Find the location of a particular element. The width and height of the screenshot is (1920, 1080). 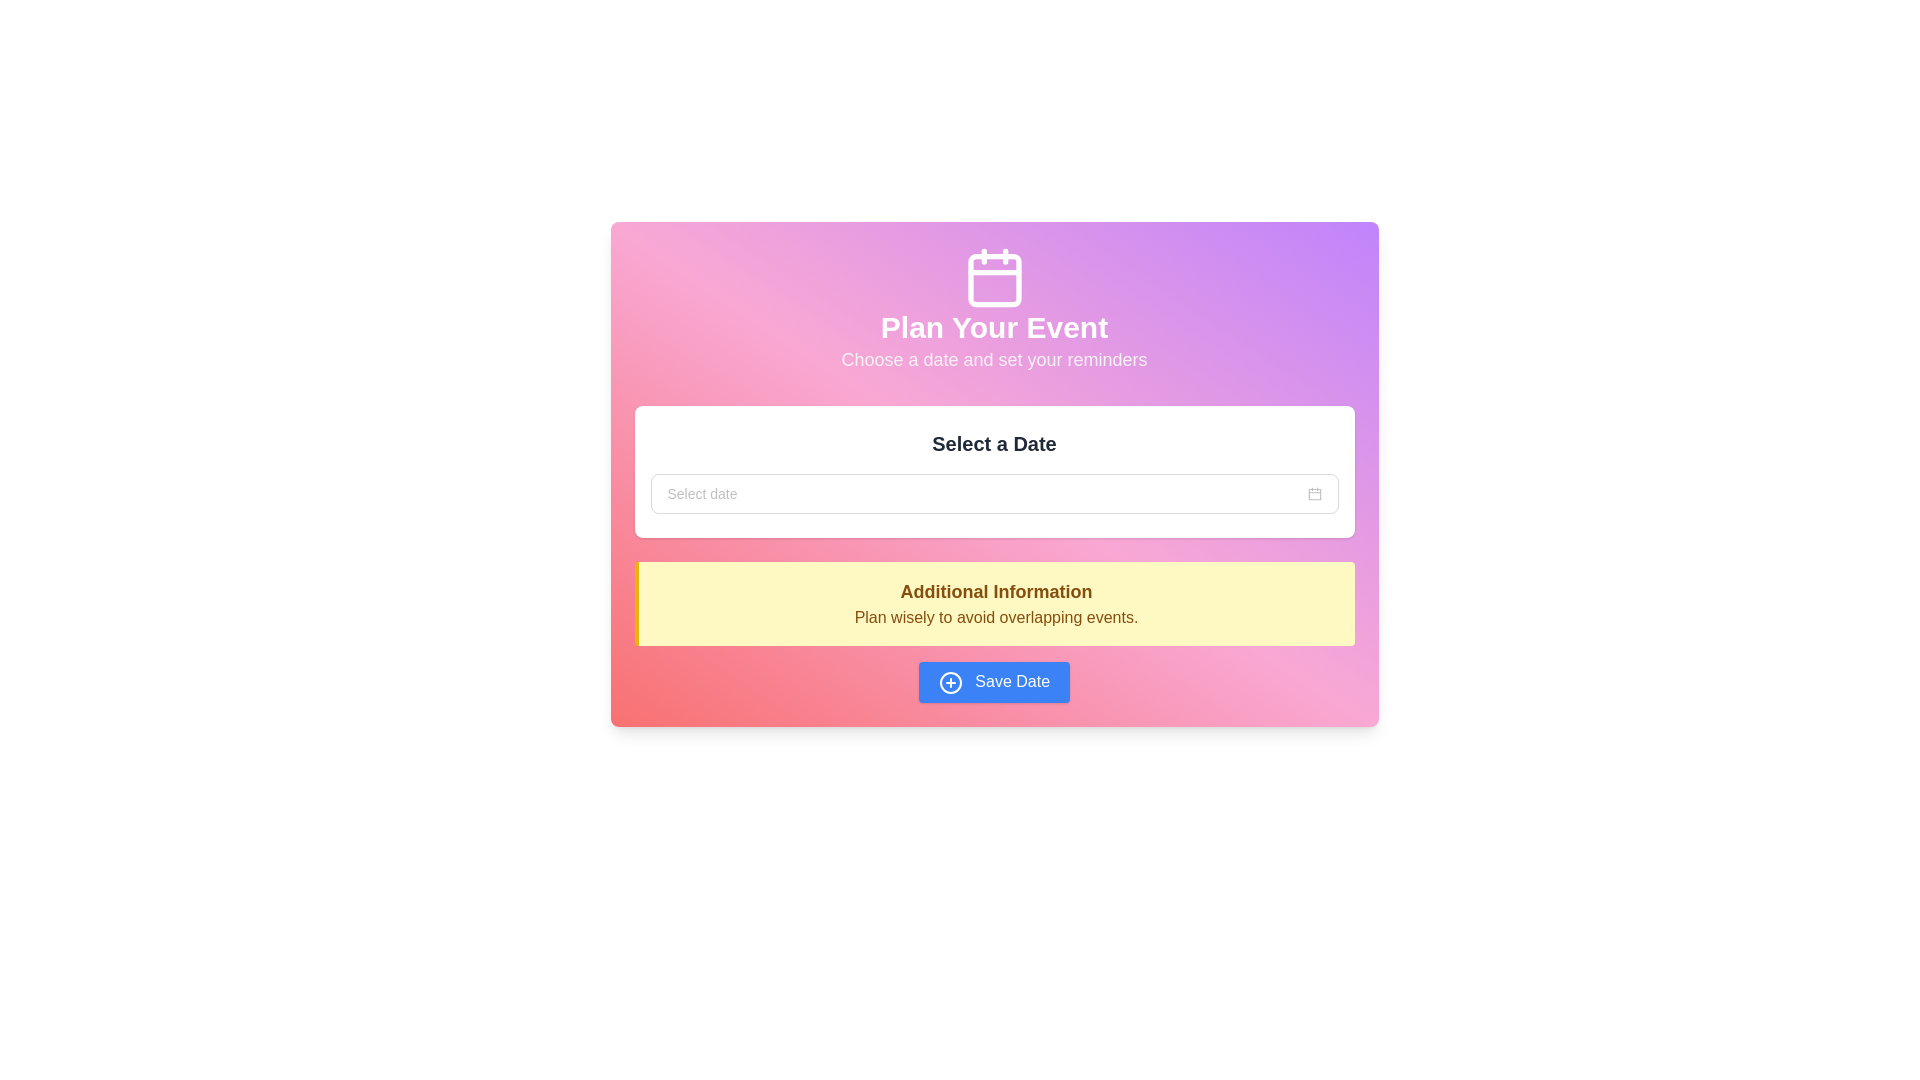

the Informational Banner with a yellow background and bold text 'Additional Information', located above the 'Save Date' button is located at coordinates (994, 632).